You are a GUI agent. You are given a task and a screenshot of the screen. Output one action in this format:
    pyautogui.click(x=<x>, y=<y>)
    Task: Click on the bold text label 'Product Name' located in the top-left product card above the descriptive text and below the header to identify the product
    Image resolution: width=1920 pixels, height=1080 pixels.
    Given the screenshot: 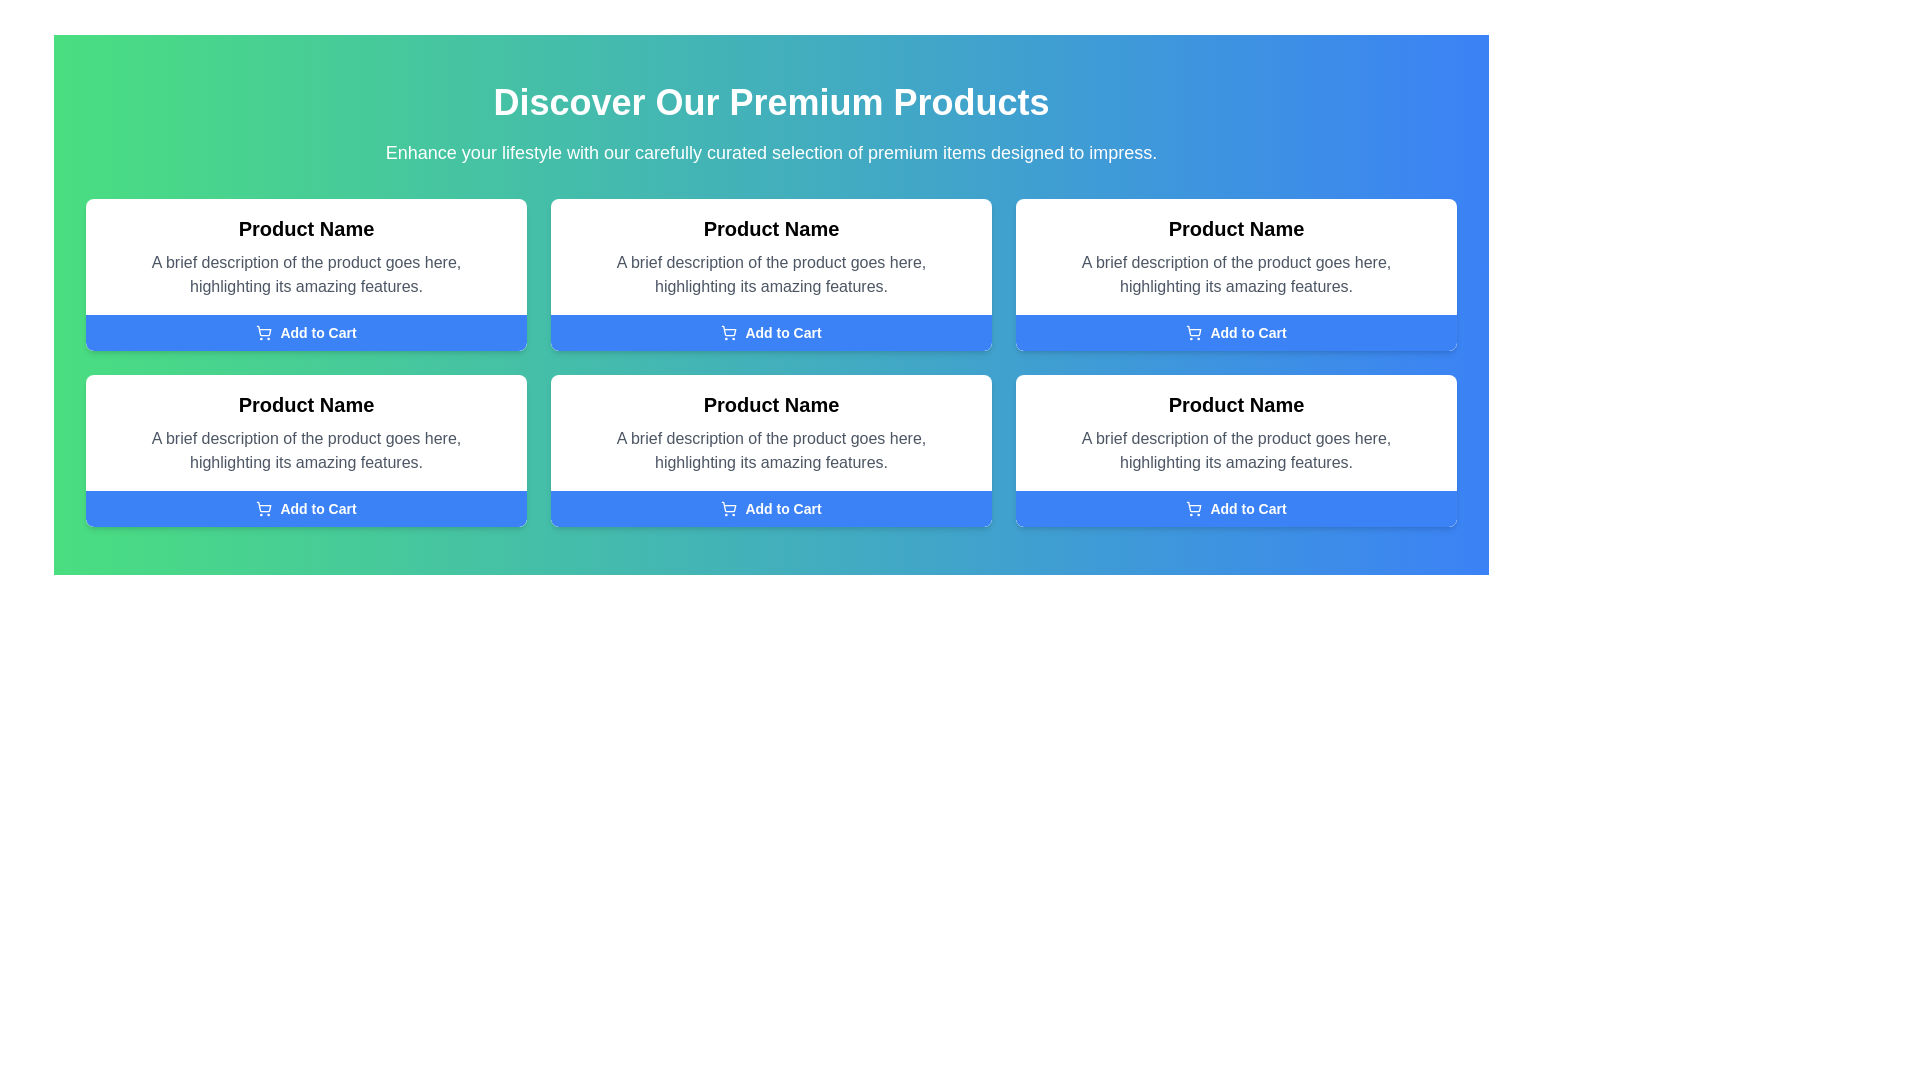 What is the action you would take?
    pyautogui.click(x=305, y=227)
    